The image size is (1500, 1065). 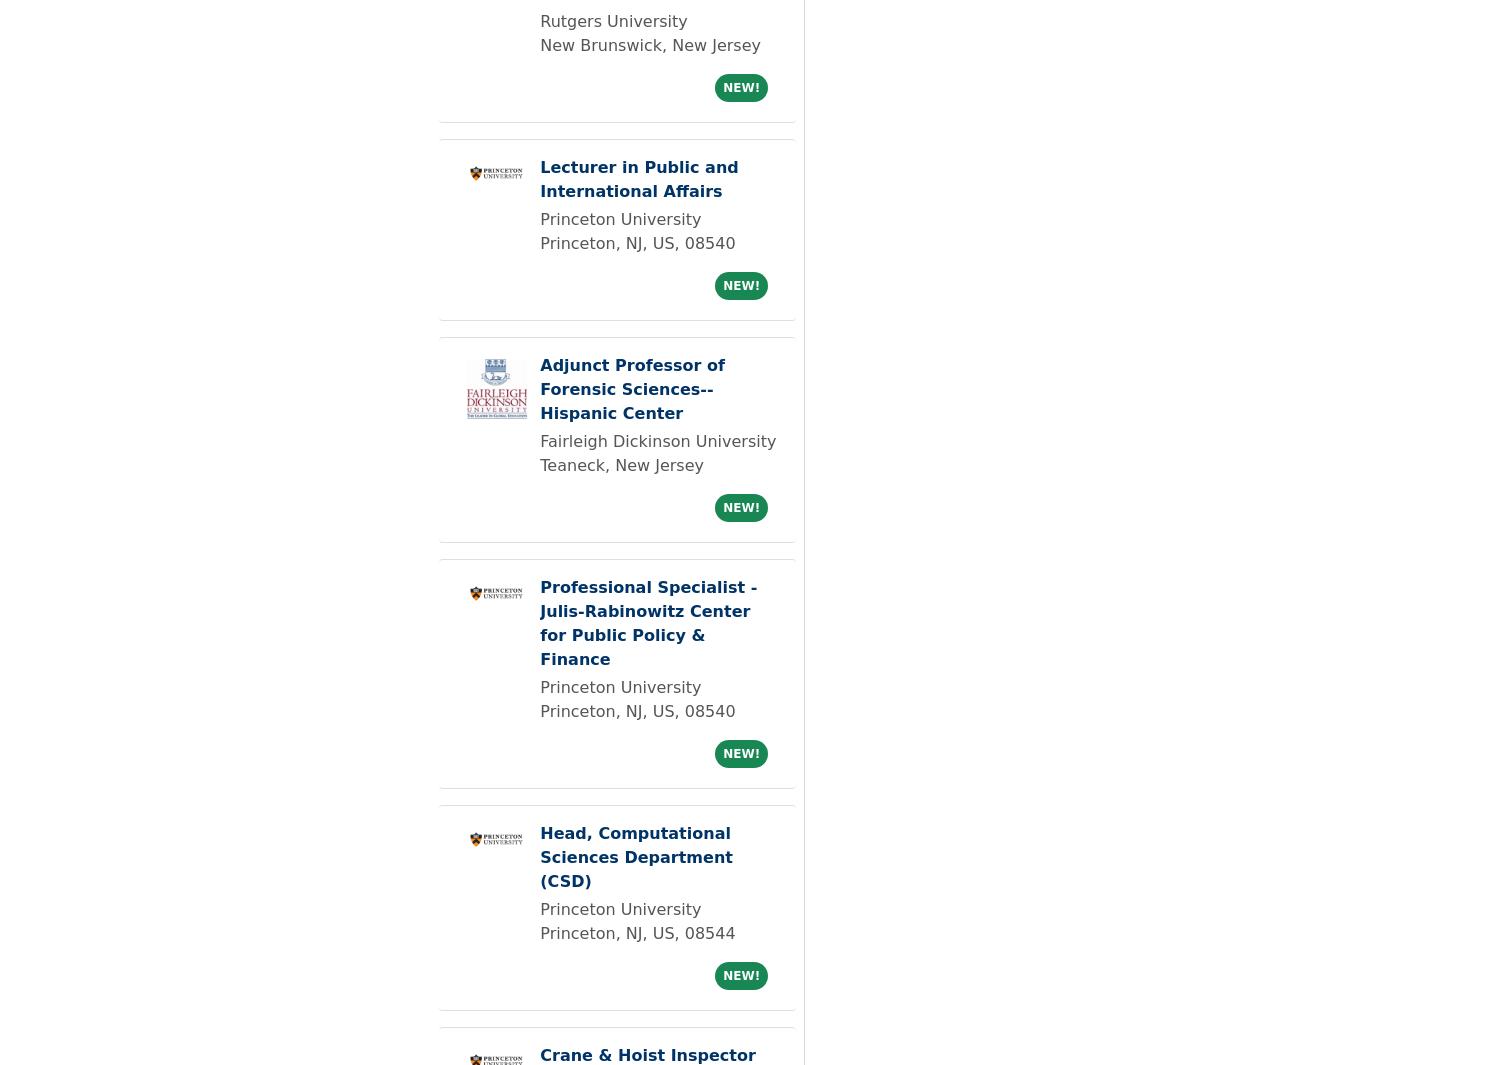 What do you see at coordinates (612, 20) in the screenshot?
I see `'Rutgers University'` at bounding box center [612, 20].